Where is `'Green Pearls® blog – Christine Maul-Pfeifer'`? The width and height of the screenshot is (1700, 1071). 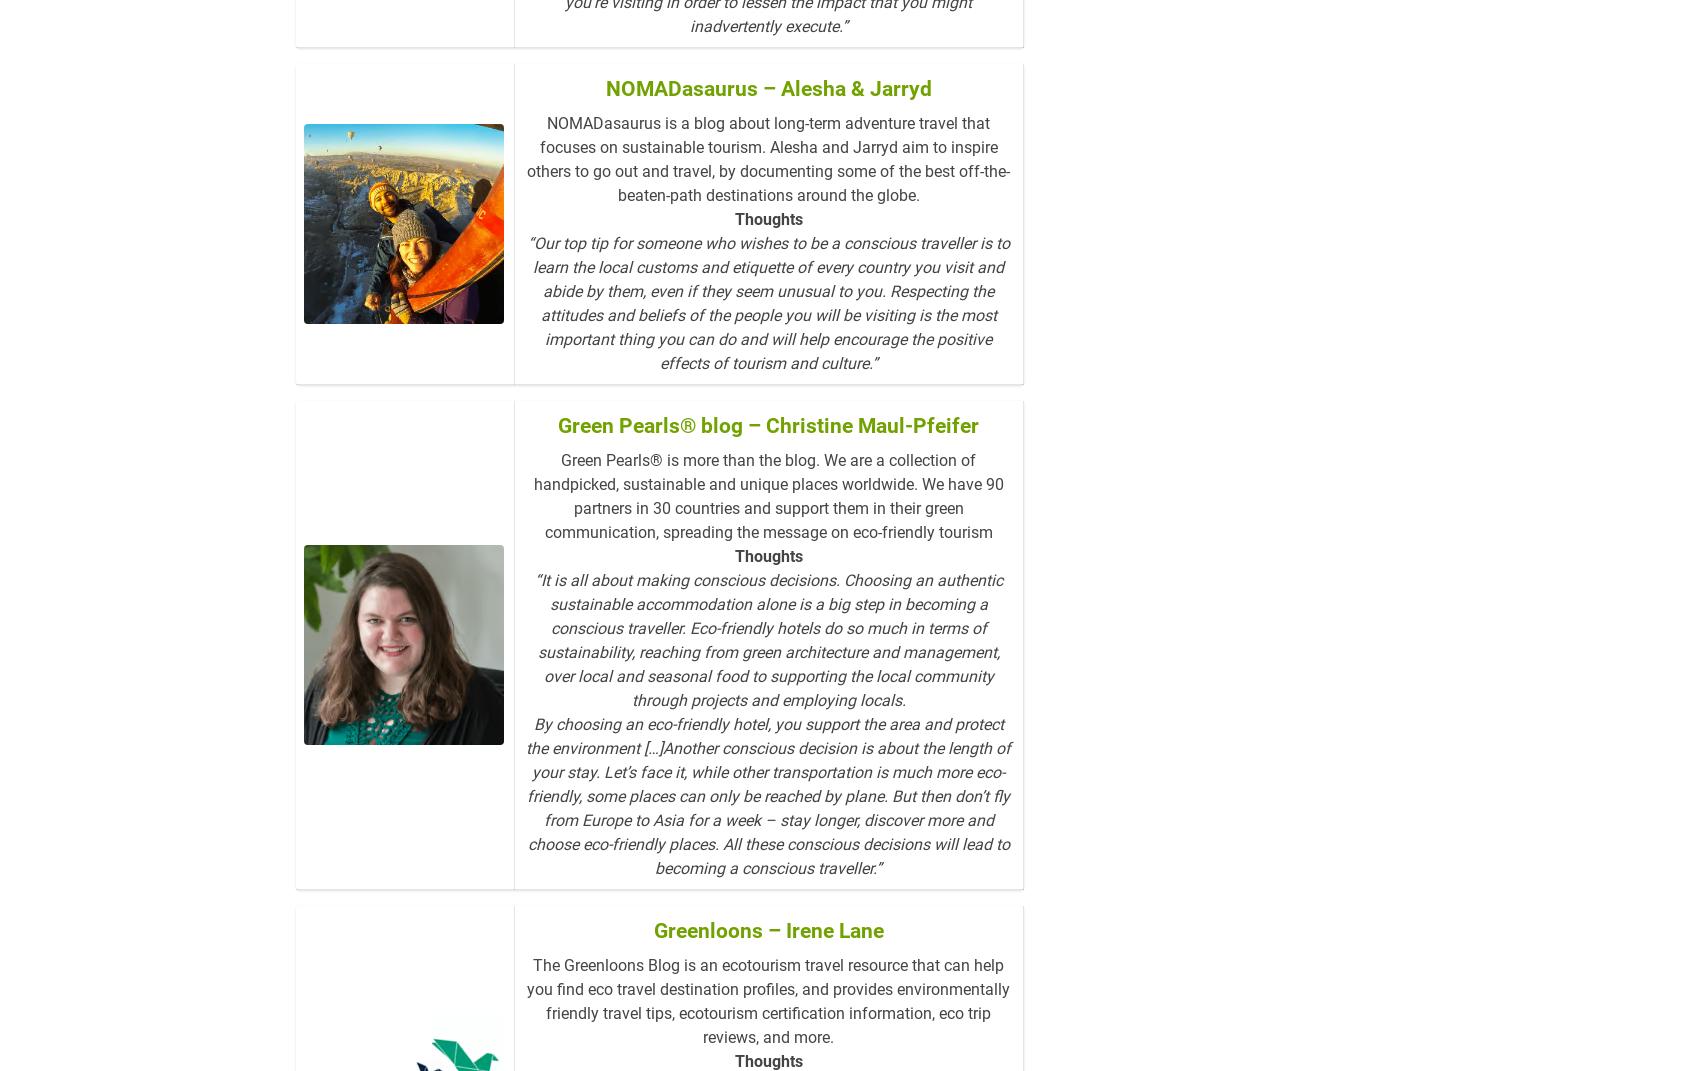
'Green Pearls® blog – Christine Maul-Pfeifer' is located at coordinates (767, 424).